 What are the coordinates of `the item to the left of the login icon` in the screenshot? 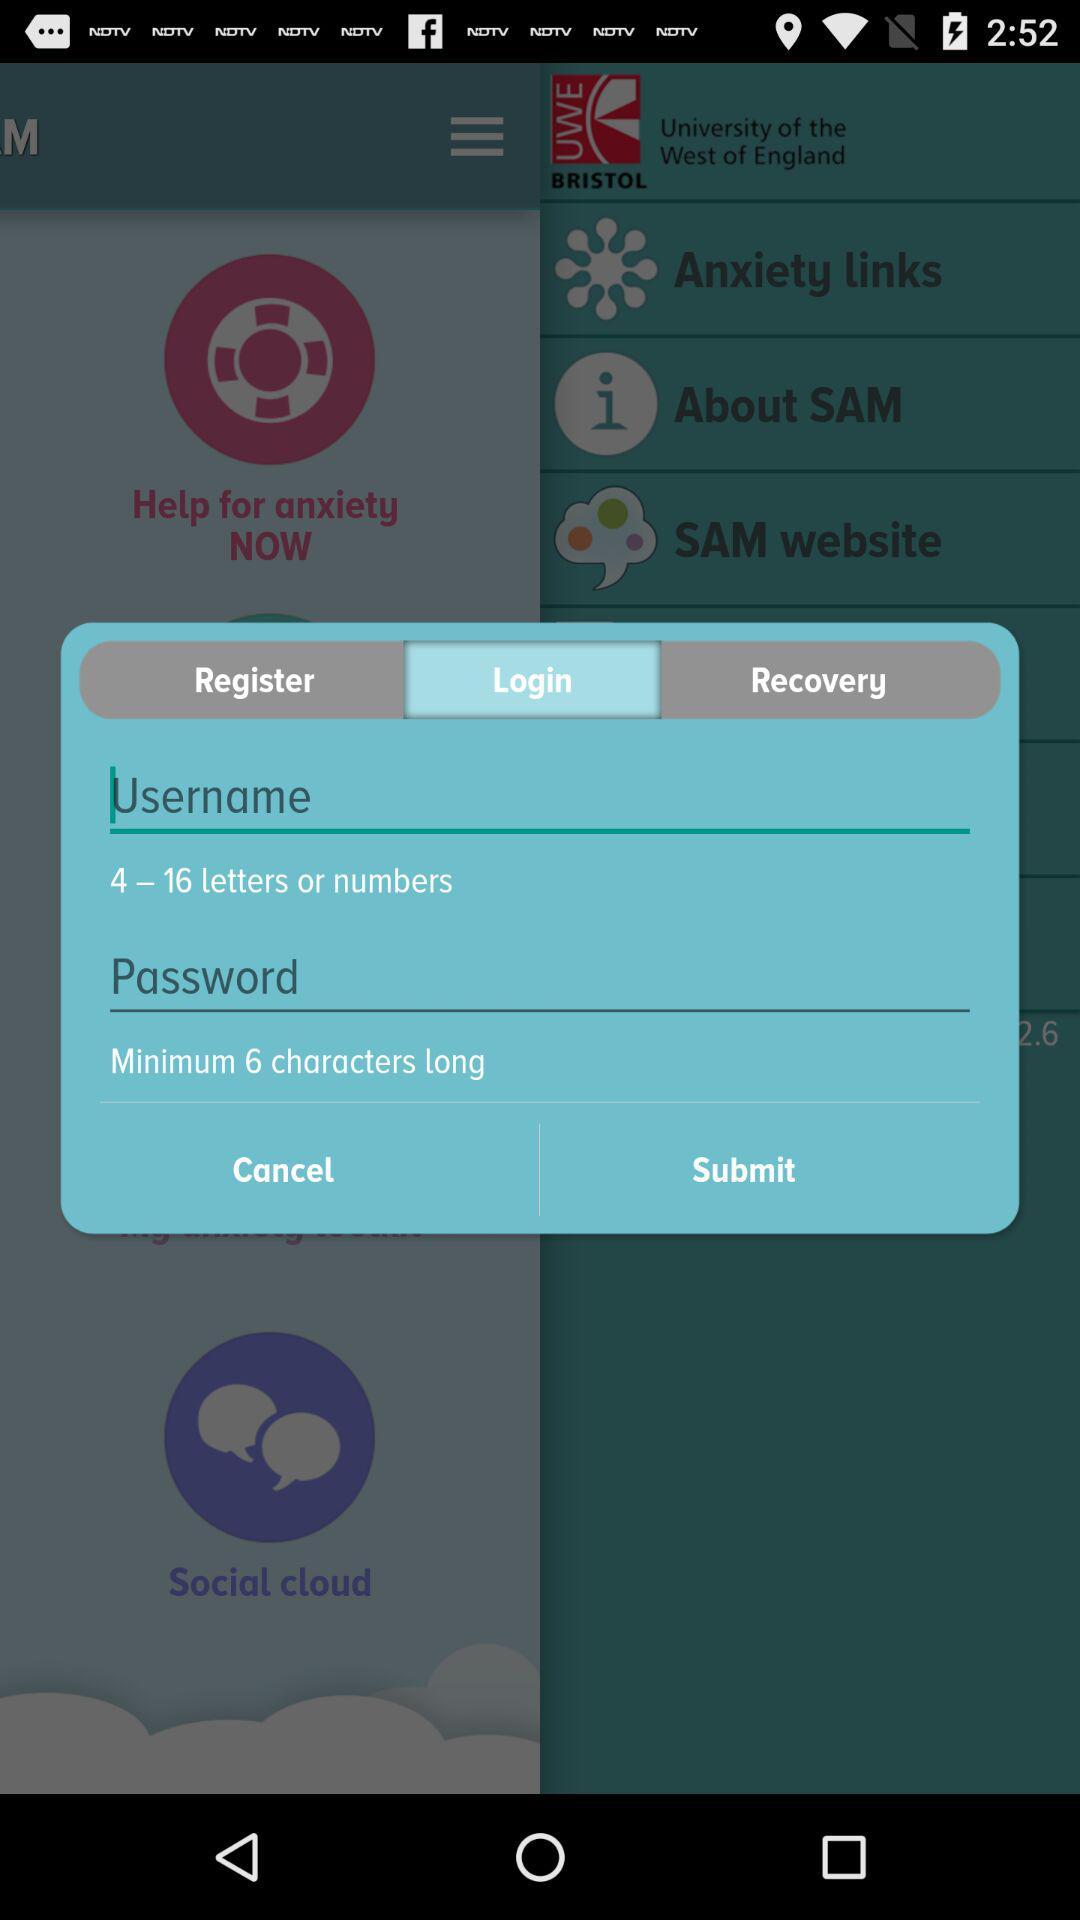 It's located at (240, 679).